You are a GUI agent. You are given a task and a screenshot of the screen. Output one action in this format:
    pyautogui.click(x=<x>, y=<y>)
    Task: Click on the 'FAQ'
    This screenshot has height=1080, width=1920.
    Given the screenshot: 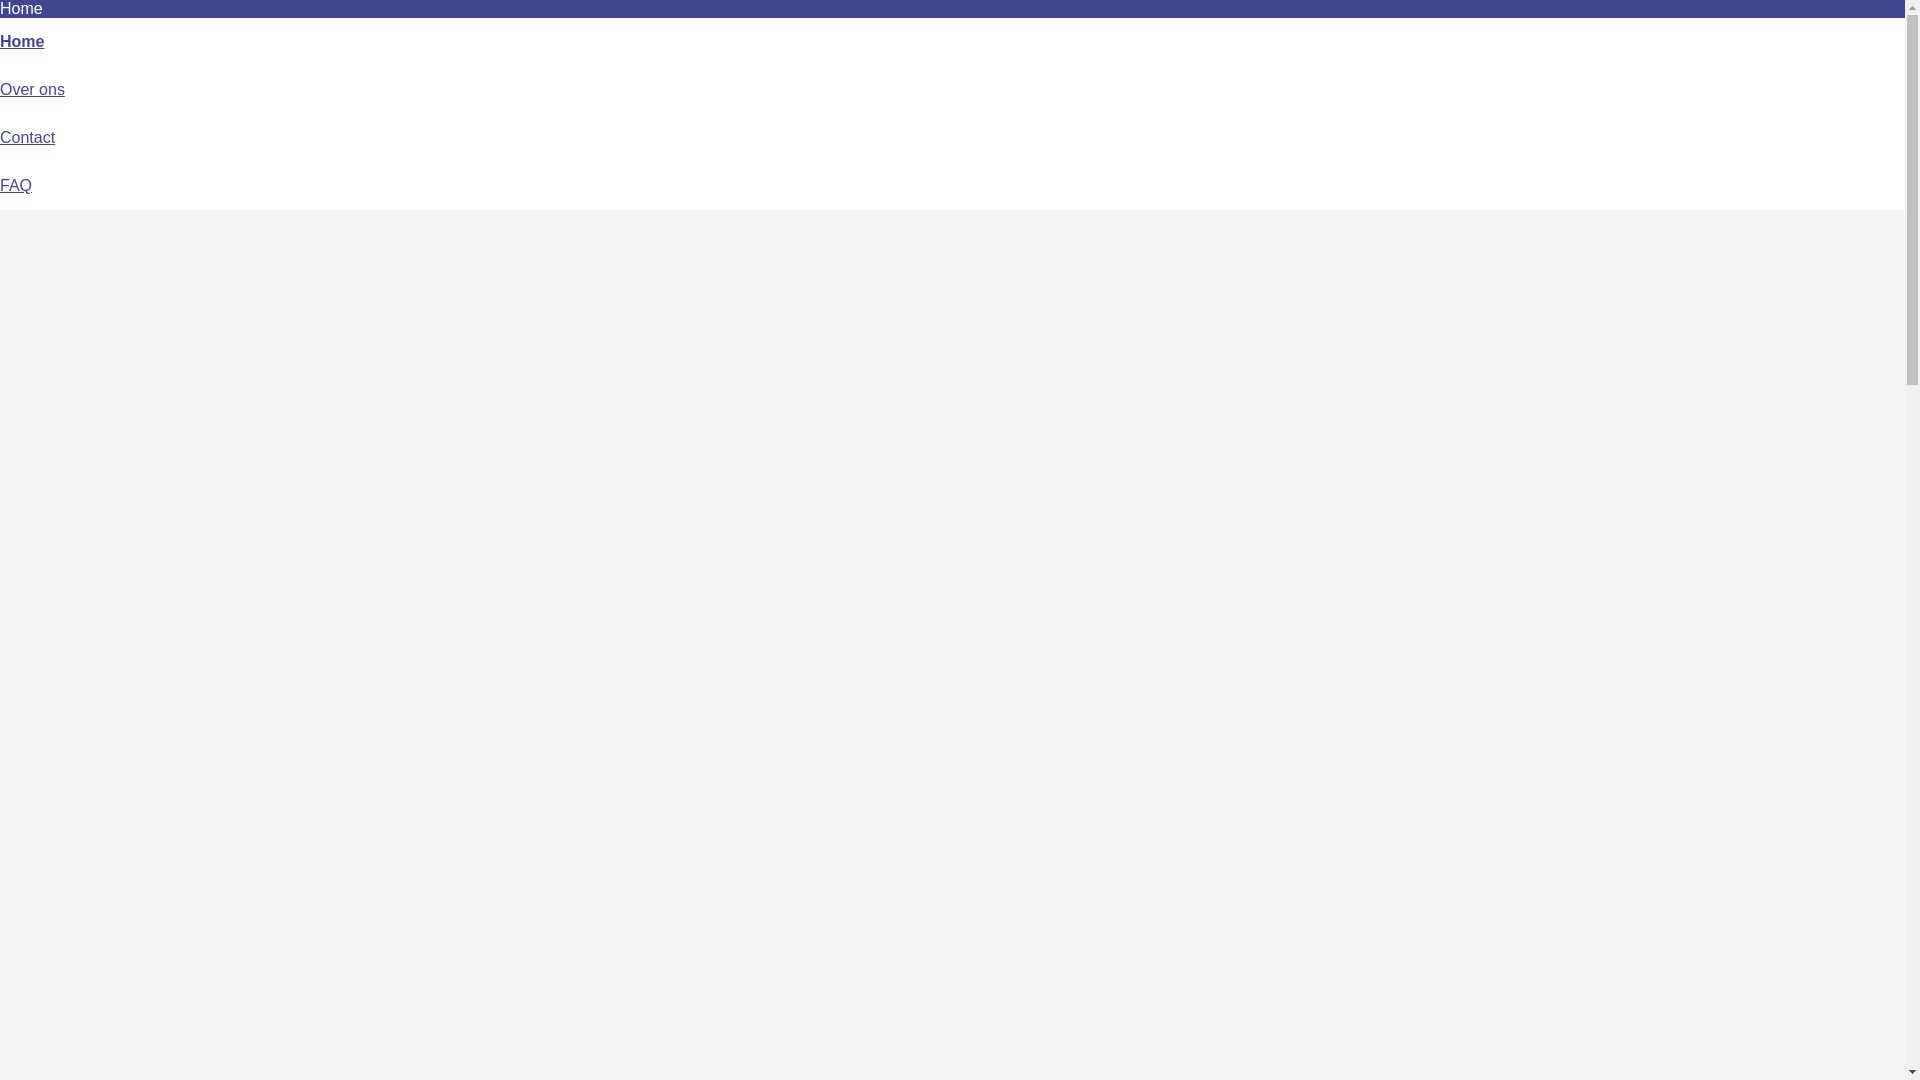 What is the action you would take?
    pyautogui.click(x=0, y=185)
    